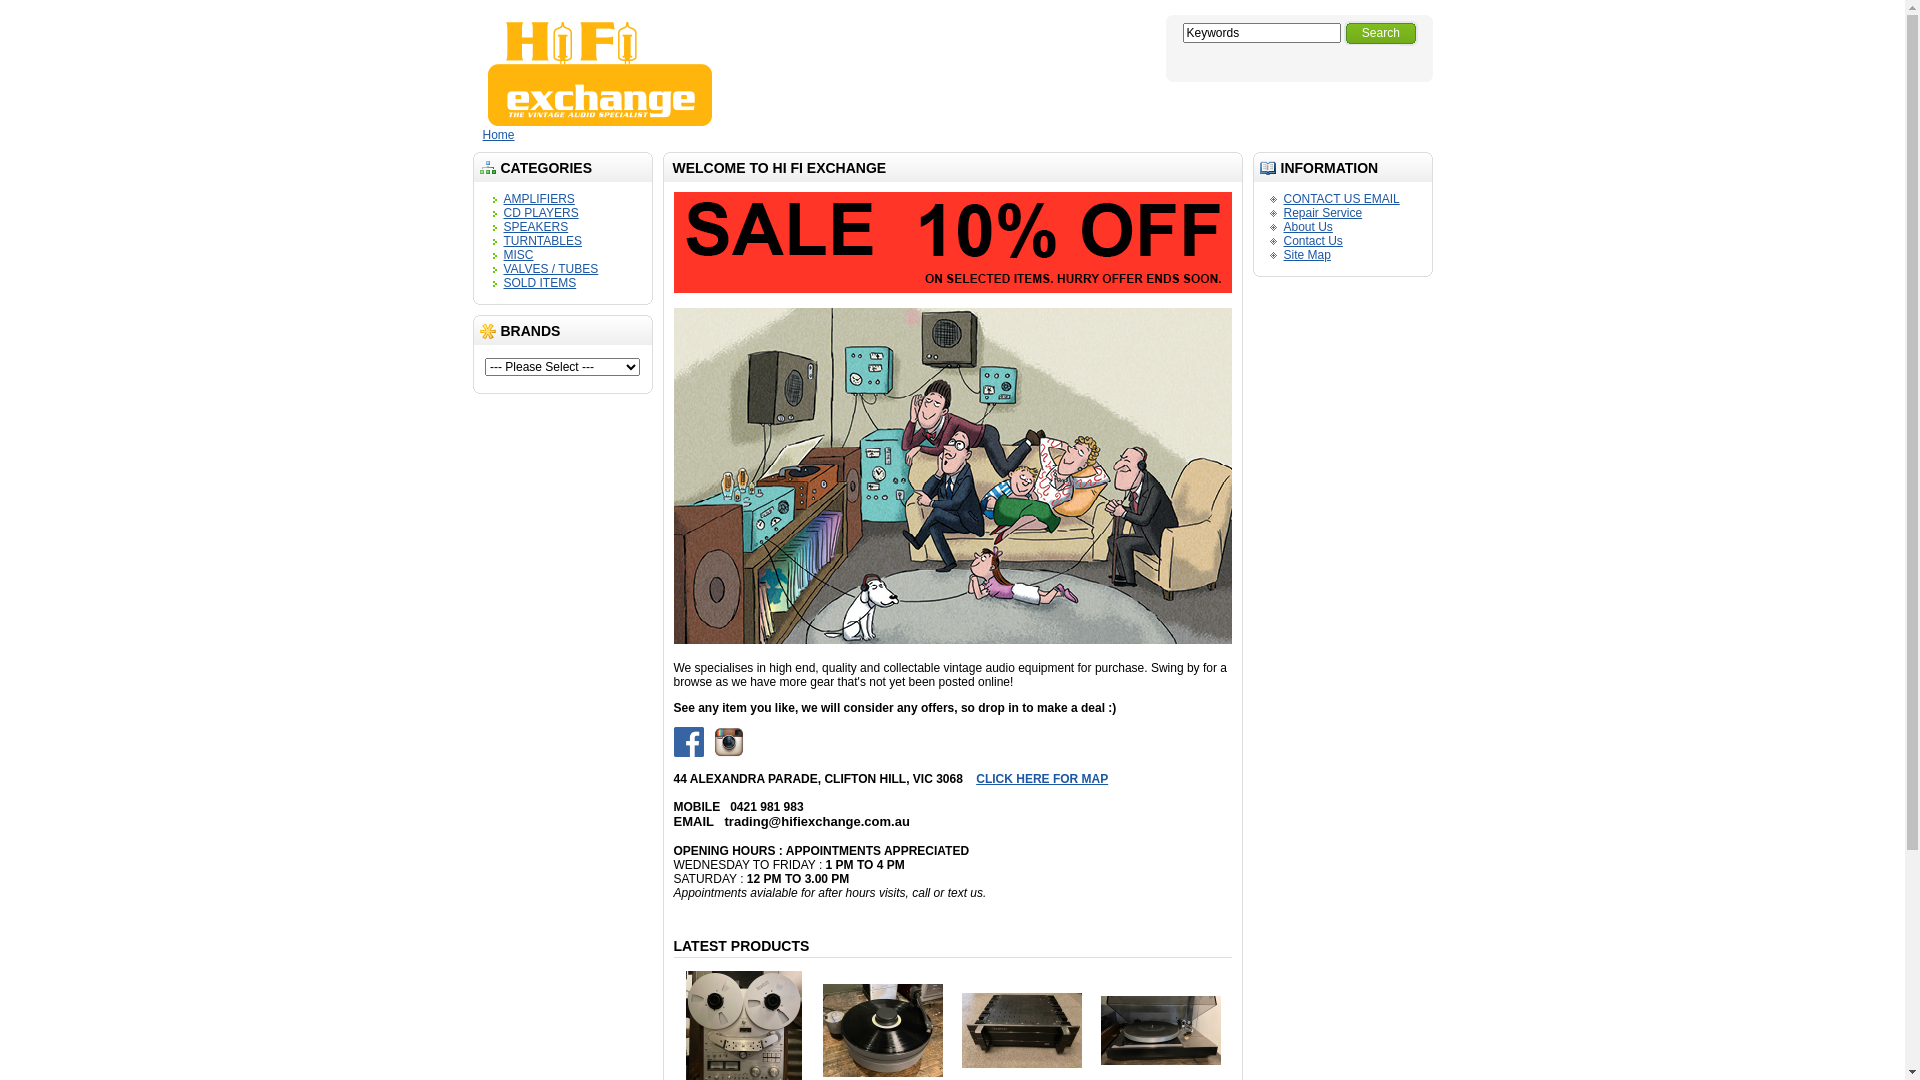 The height and width of the screenshot is (1080, 1920). What do you see at coordinates (551, 268) in the screenshot?
I see `'VALVES / TUBES'` at bounding box center [551, 268].